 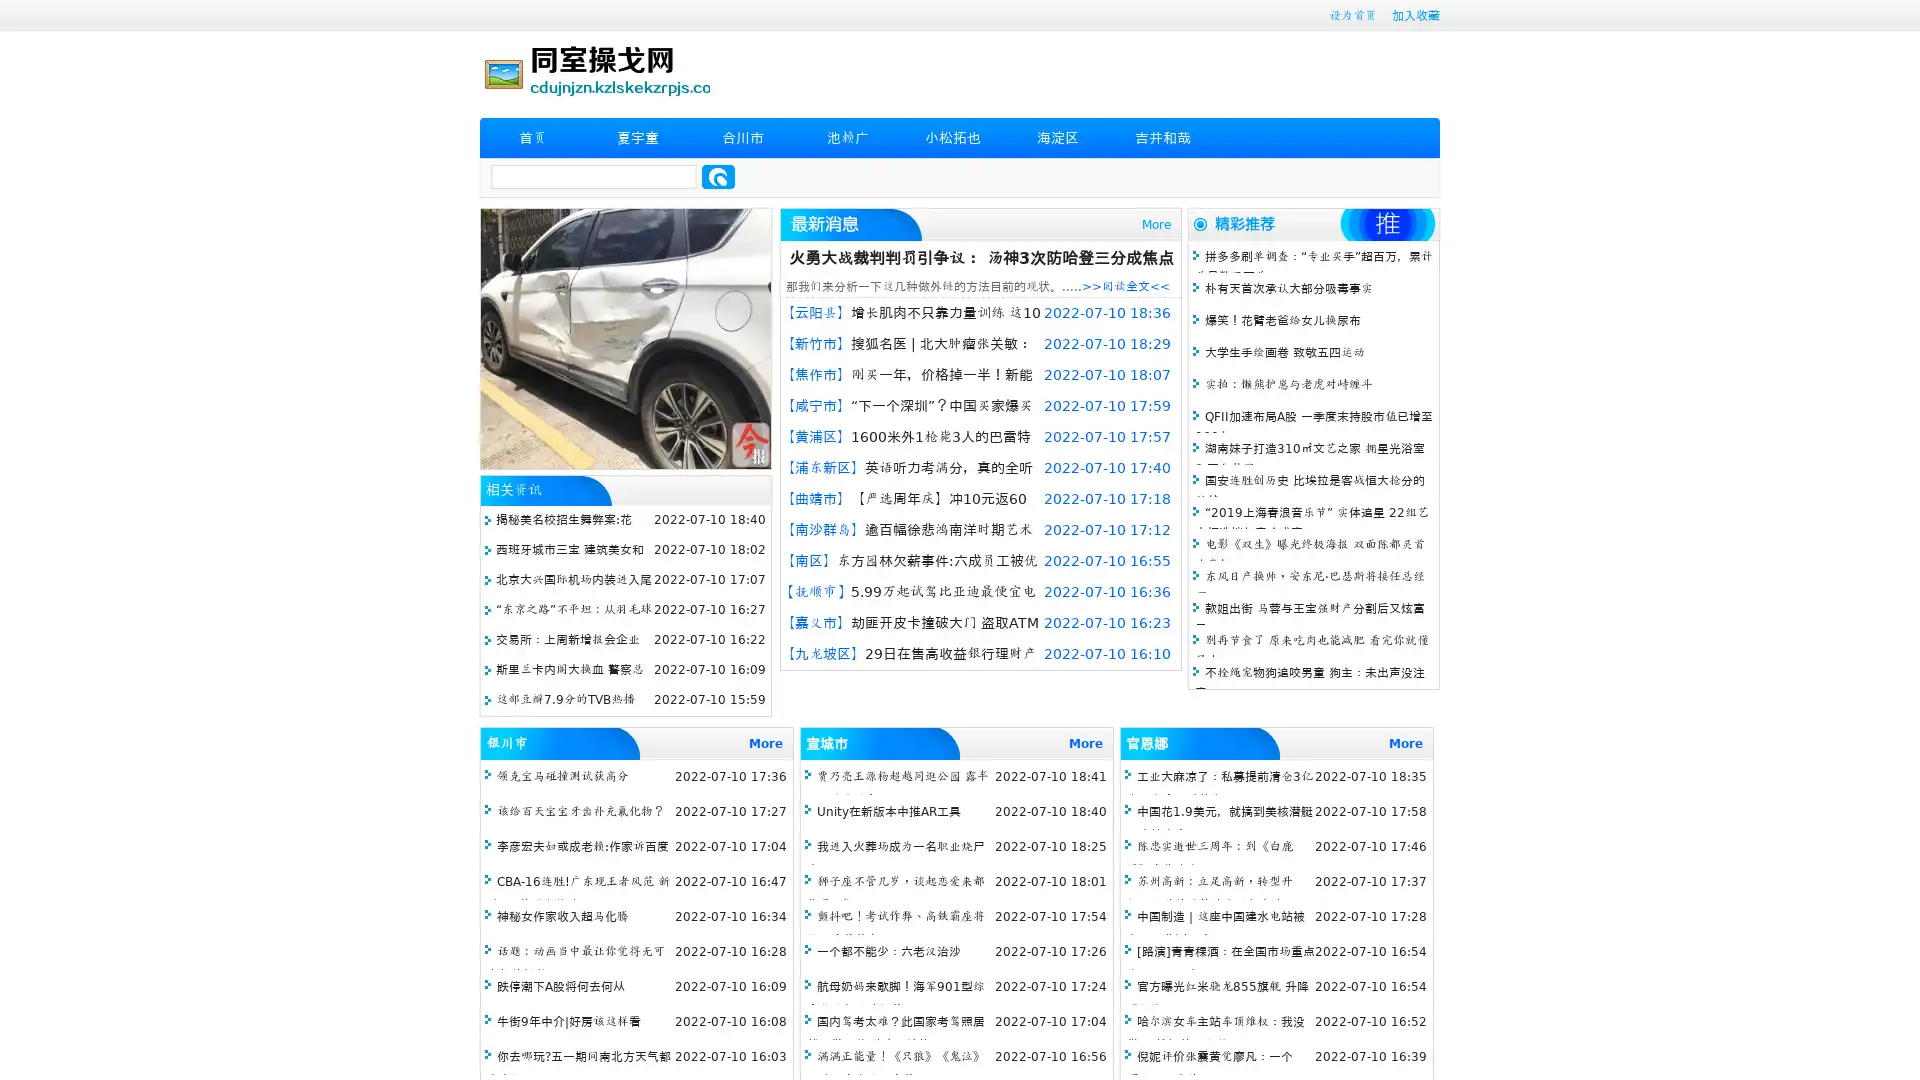 I want to click on Search, so click(x=718, y=176).